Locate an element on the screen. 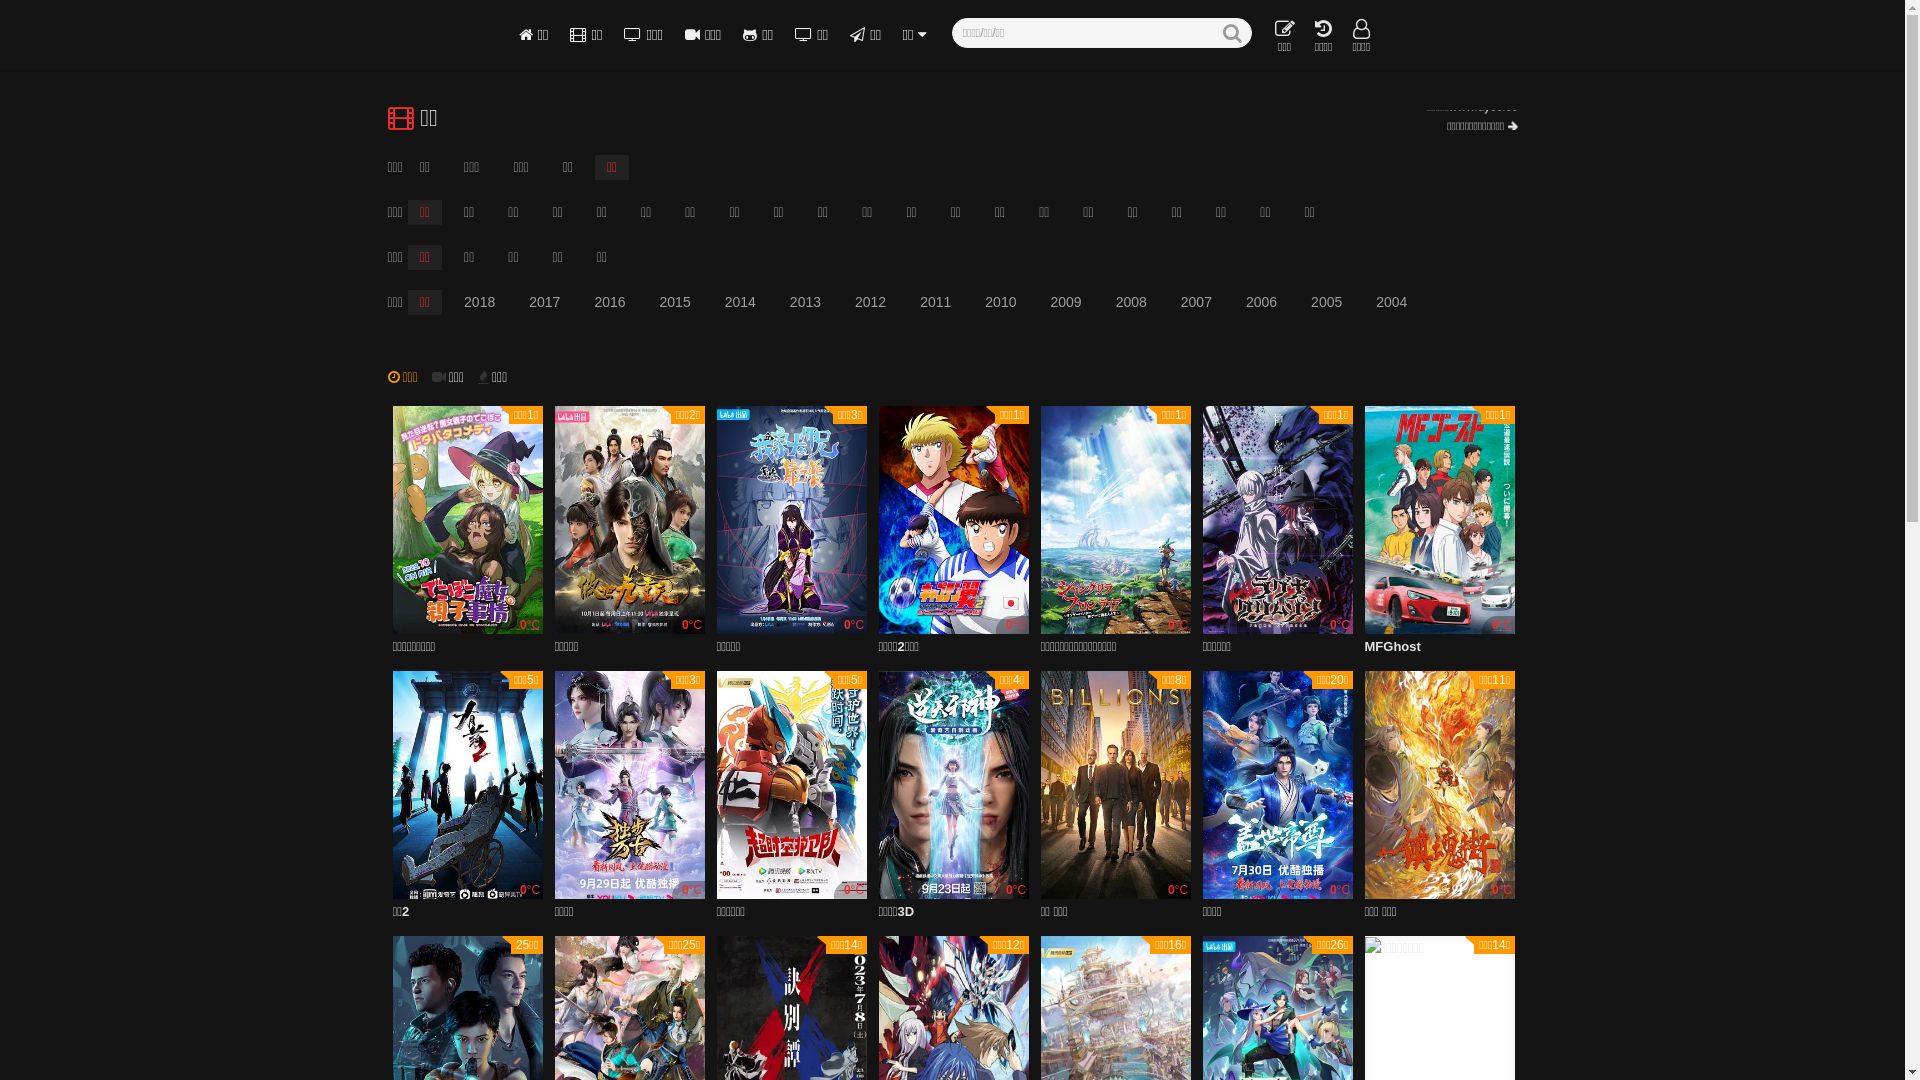 The image size is (1920, 1080). '2008' is located at coordinates (1131, 302).